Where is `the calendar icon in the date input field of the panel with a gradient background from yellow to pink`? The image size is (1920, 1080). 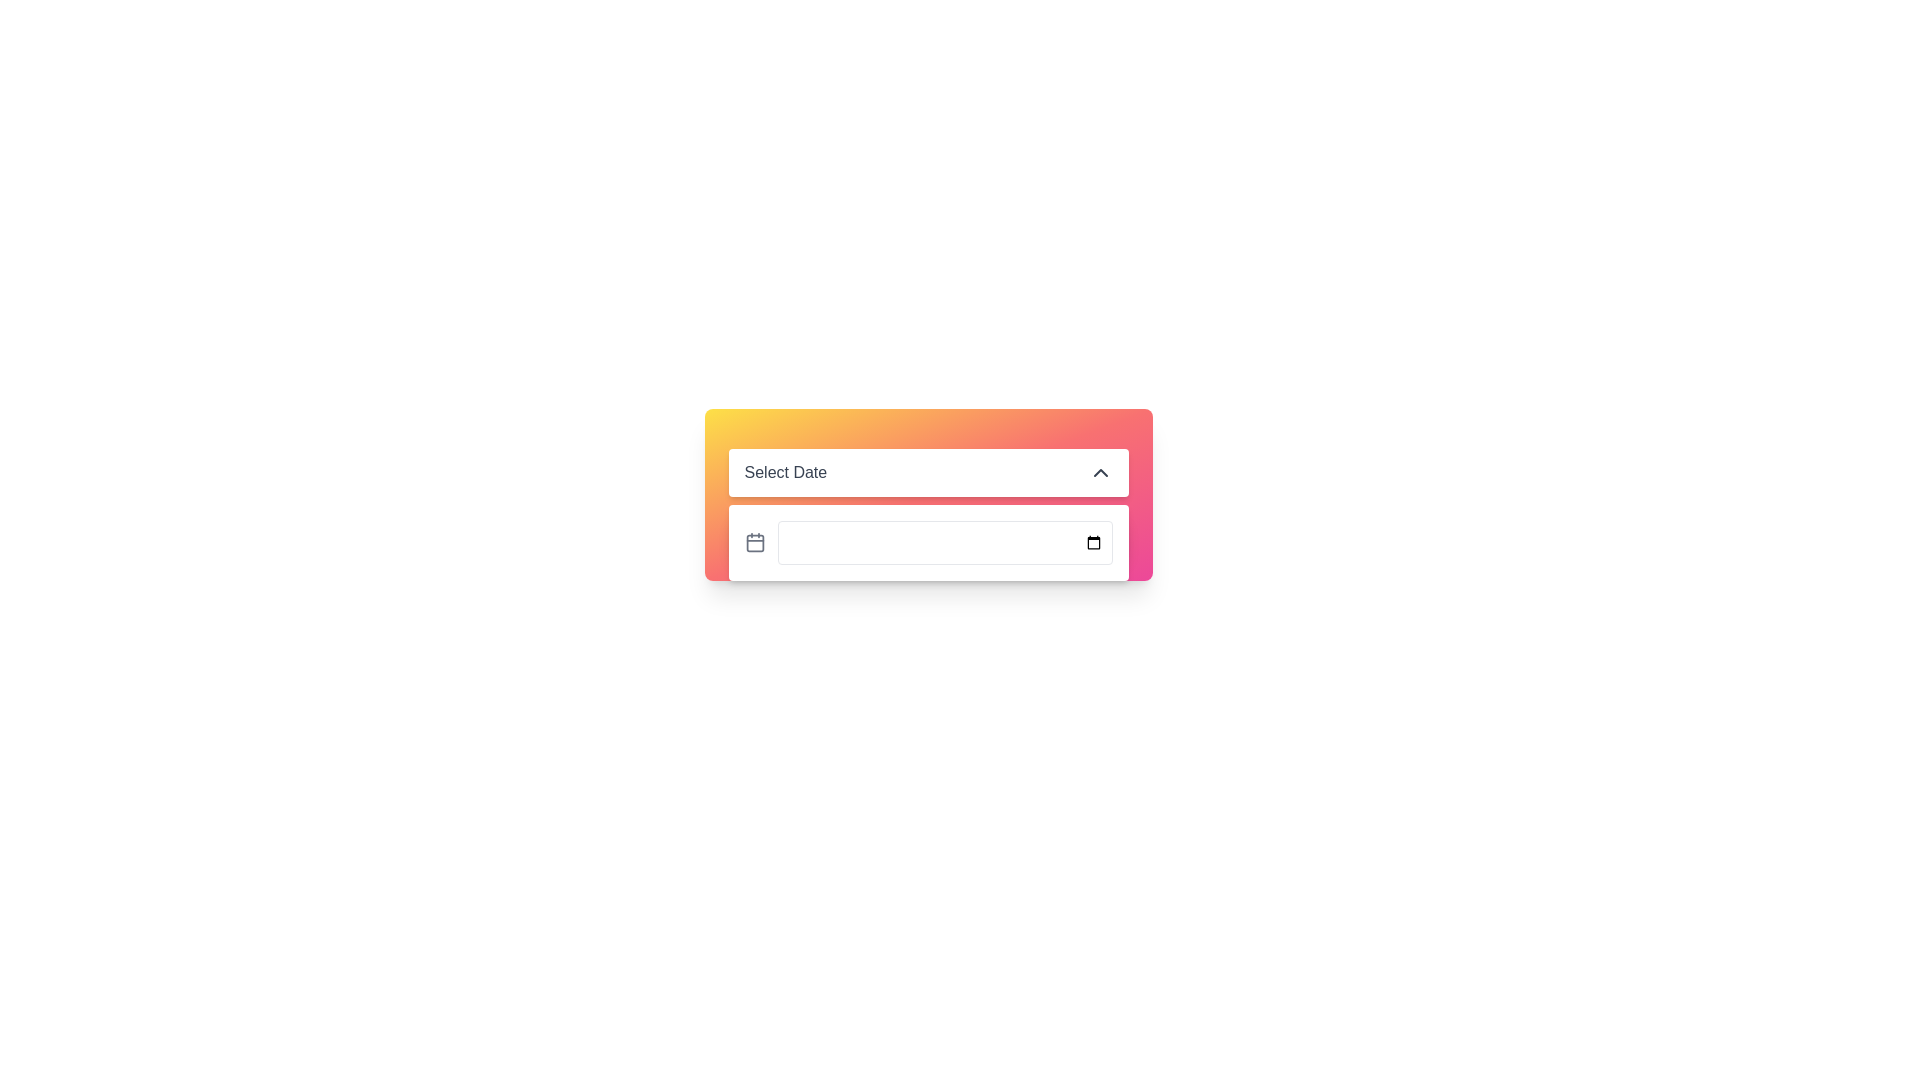
the calendar icon in the date input field of the panel with a gradient background from yellow to pink is located at coordinates (927, 494).